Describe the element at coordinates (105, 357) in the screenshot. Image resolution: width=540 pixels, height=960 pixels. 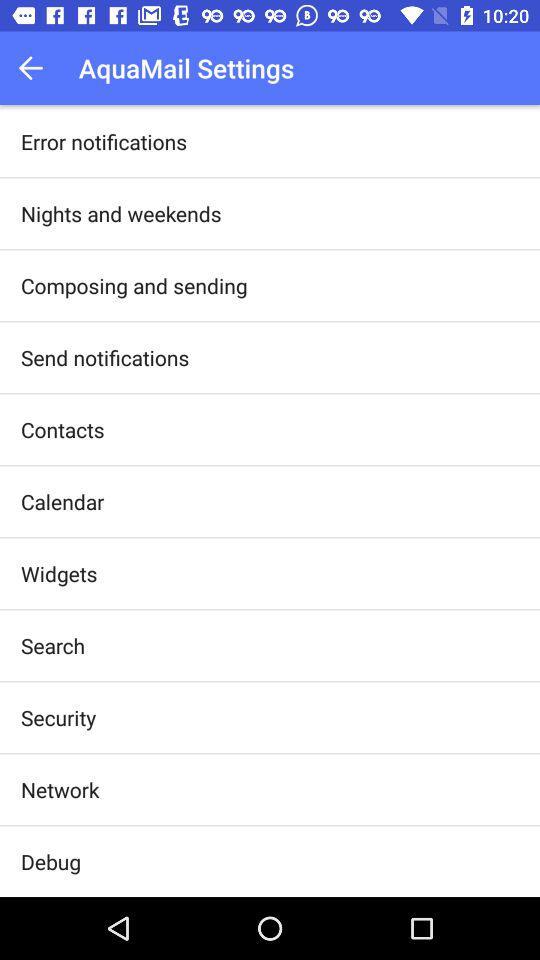
I see `item below the composing and sending app` at that location.